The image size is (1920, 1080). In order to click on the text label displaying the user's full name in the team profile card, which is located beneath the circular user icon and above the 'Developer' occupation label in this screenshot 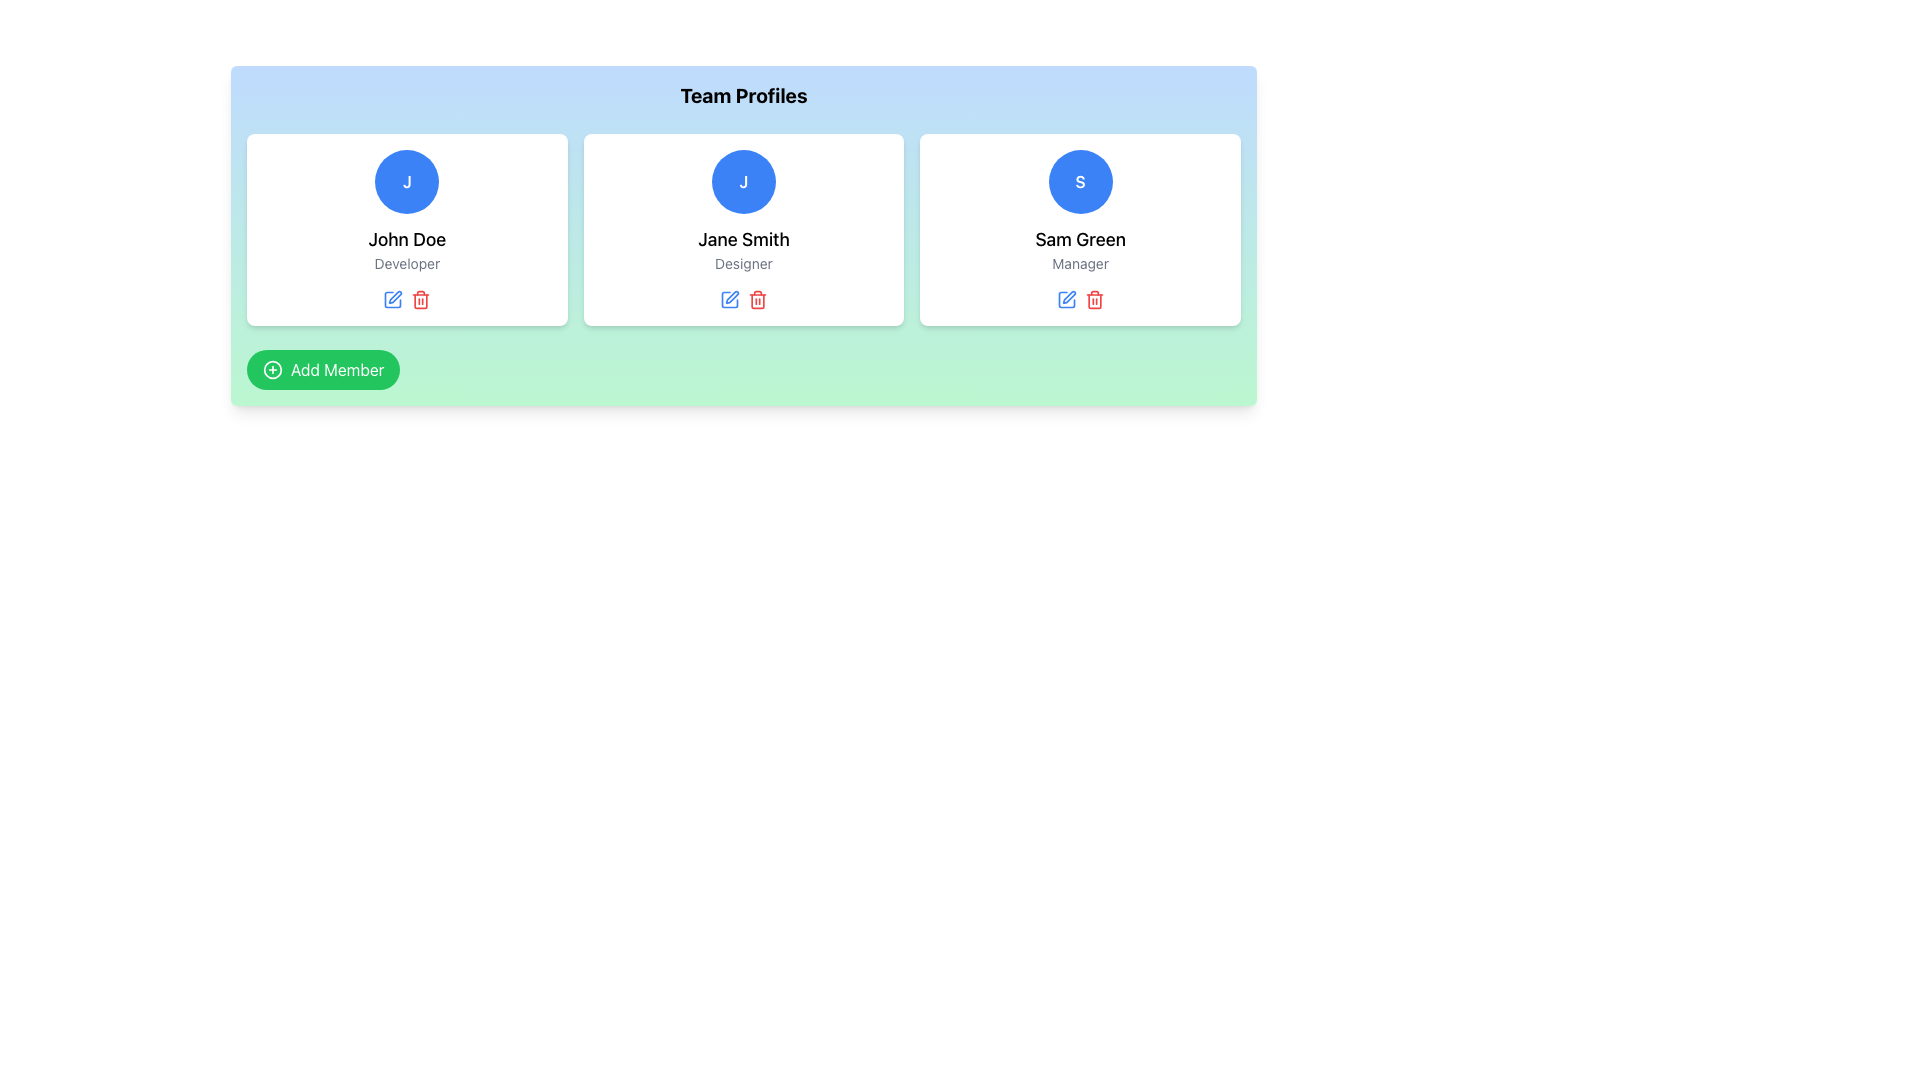, I will do `click(406, 238)`.